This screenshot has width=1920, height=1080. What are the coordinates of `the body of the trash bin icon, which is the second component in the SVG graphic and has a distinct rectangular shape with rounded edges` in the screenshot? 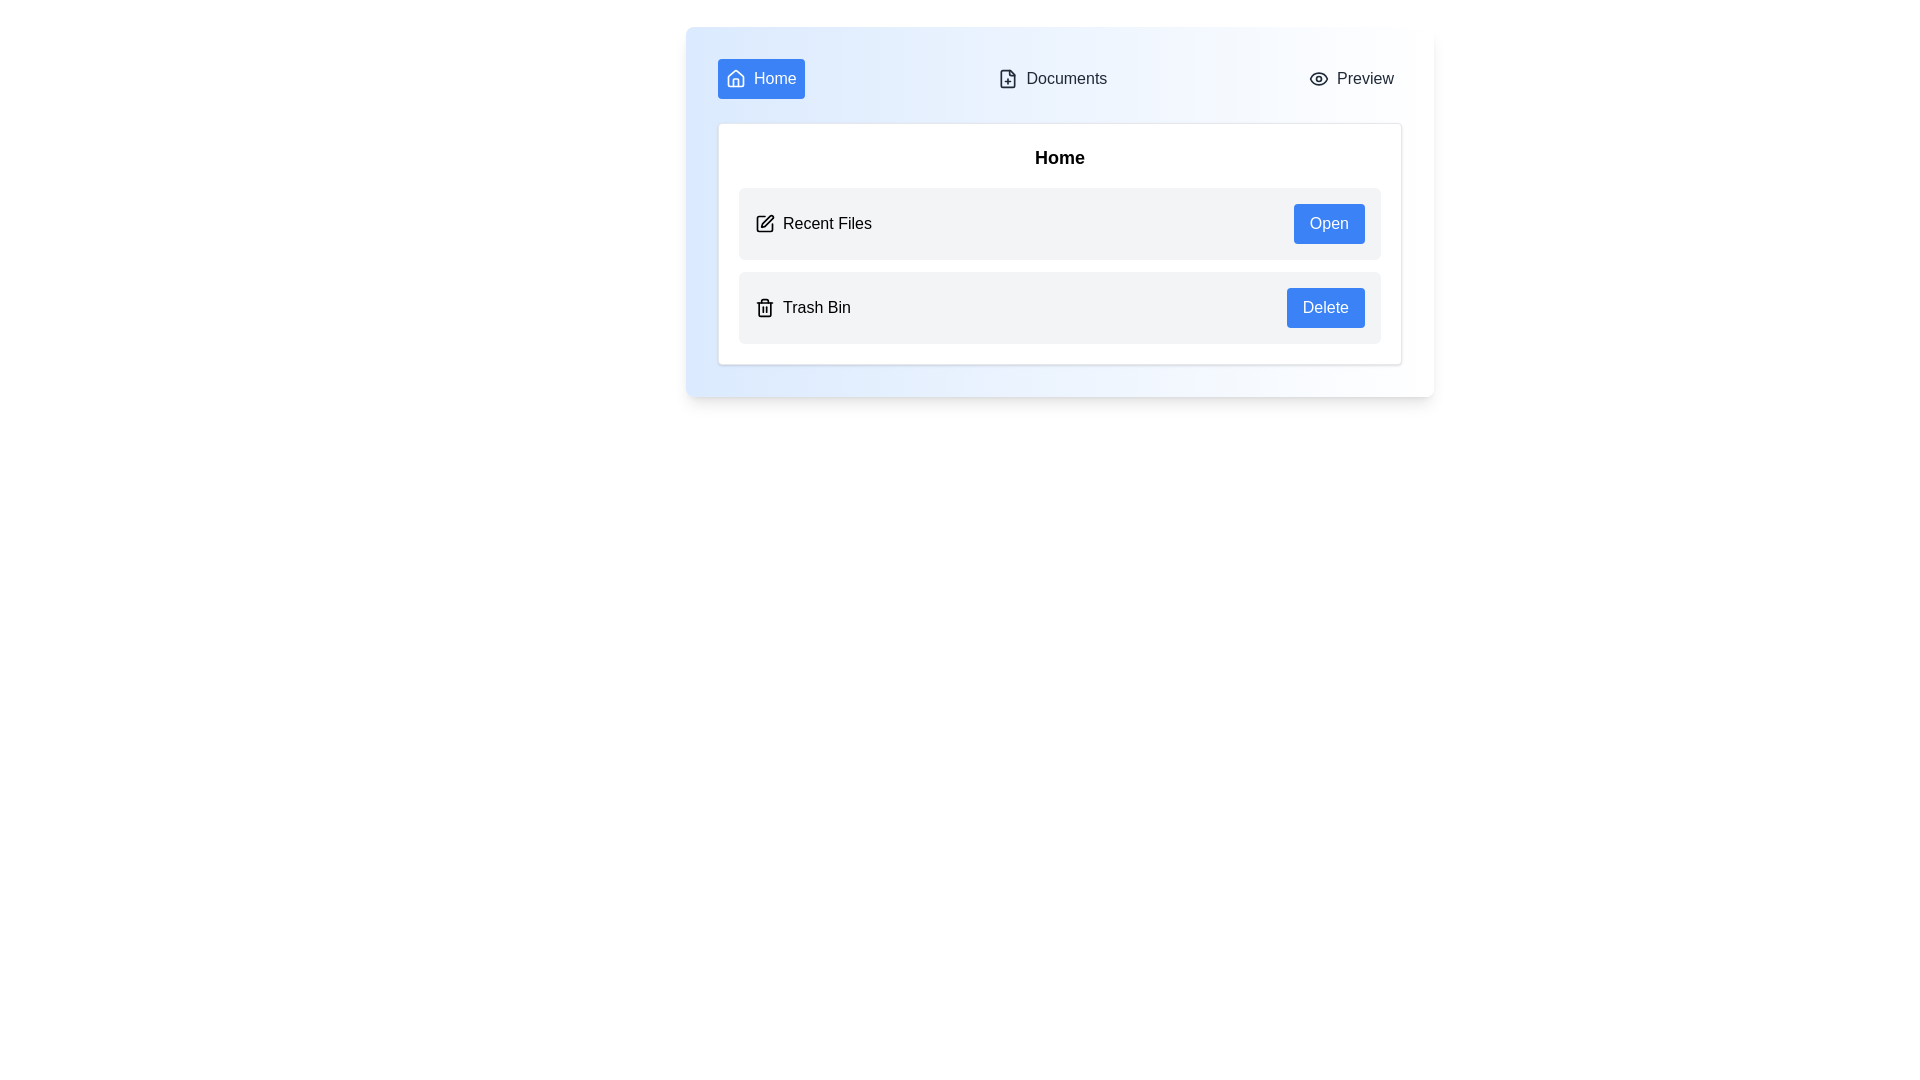 It's located at (763, 308).